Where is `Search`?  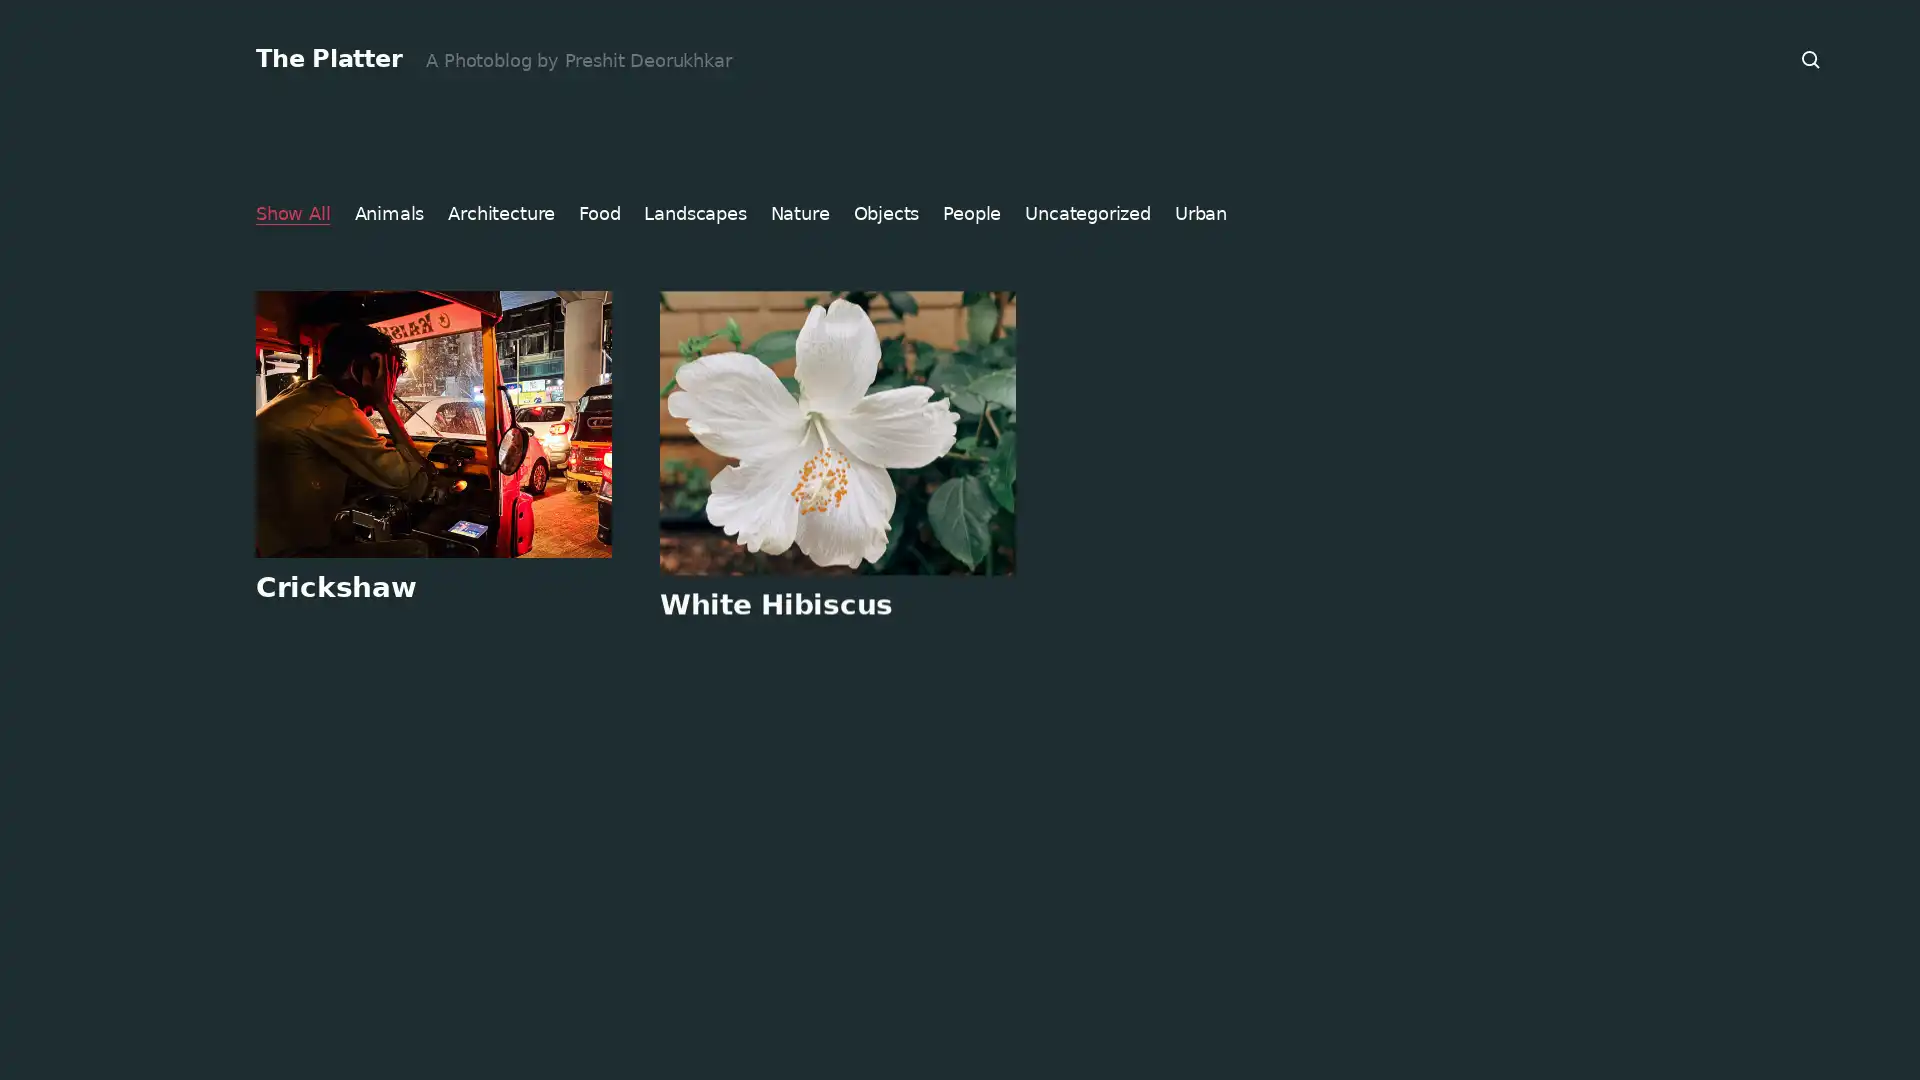
Search is located at coordinates (1811, 59).